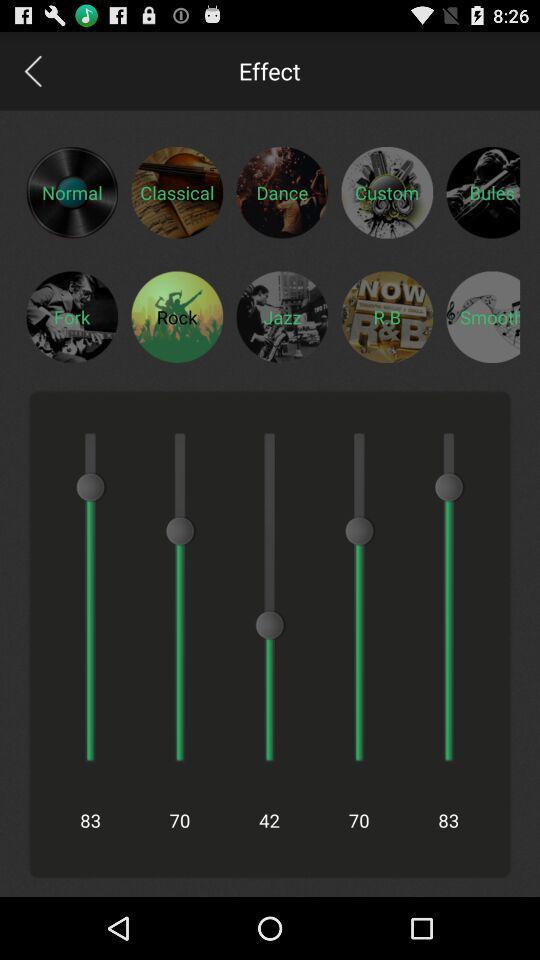 This screenshot has width=540, height=960. What do you see at coordinates (71, 192) in the screenshot?
I see `the classification to be normal` at bounding box center [71, 192].